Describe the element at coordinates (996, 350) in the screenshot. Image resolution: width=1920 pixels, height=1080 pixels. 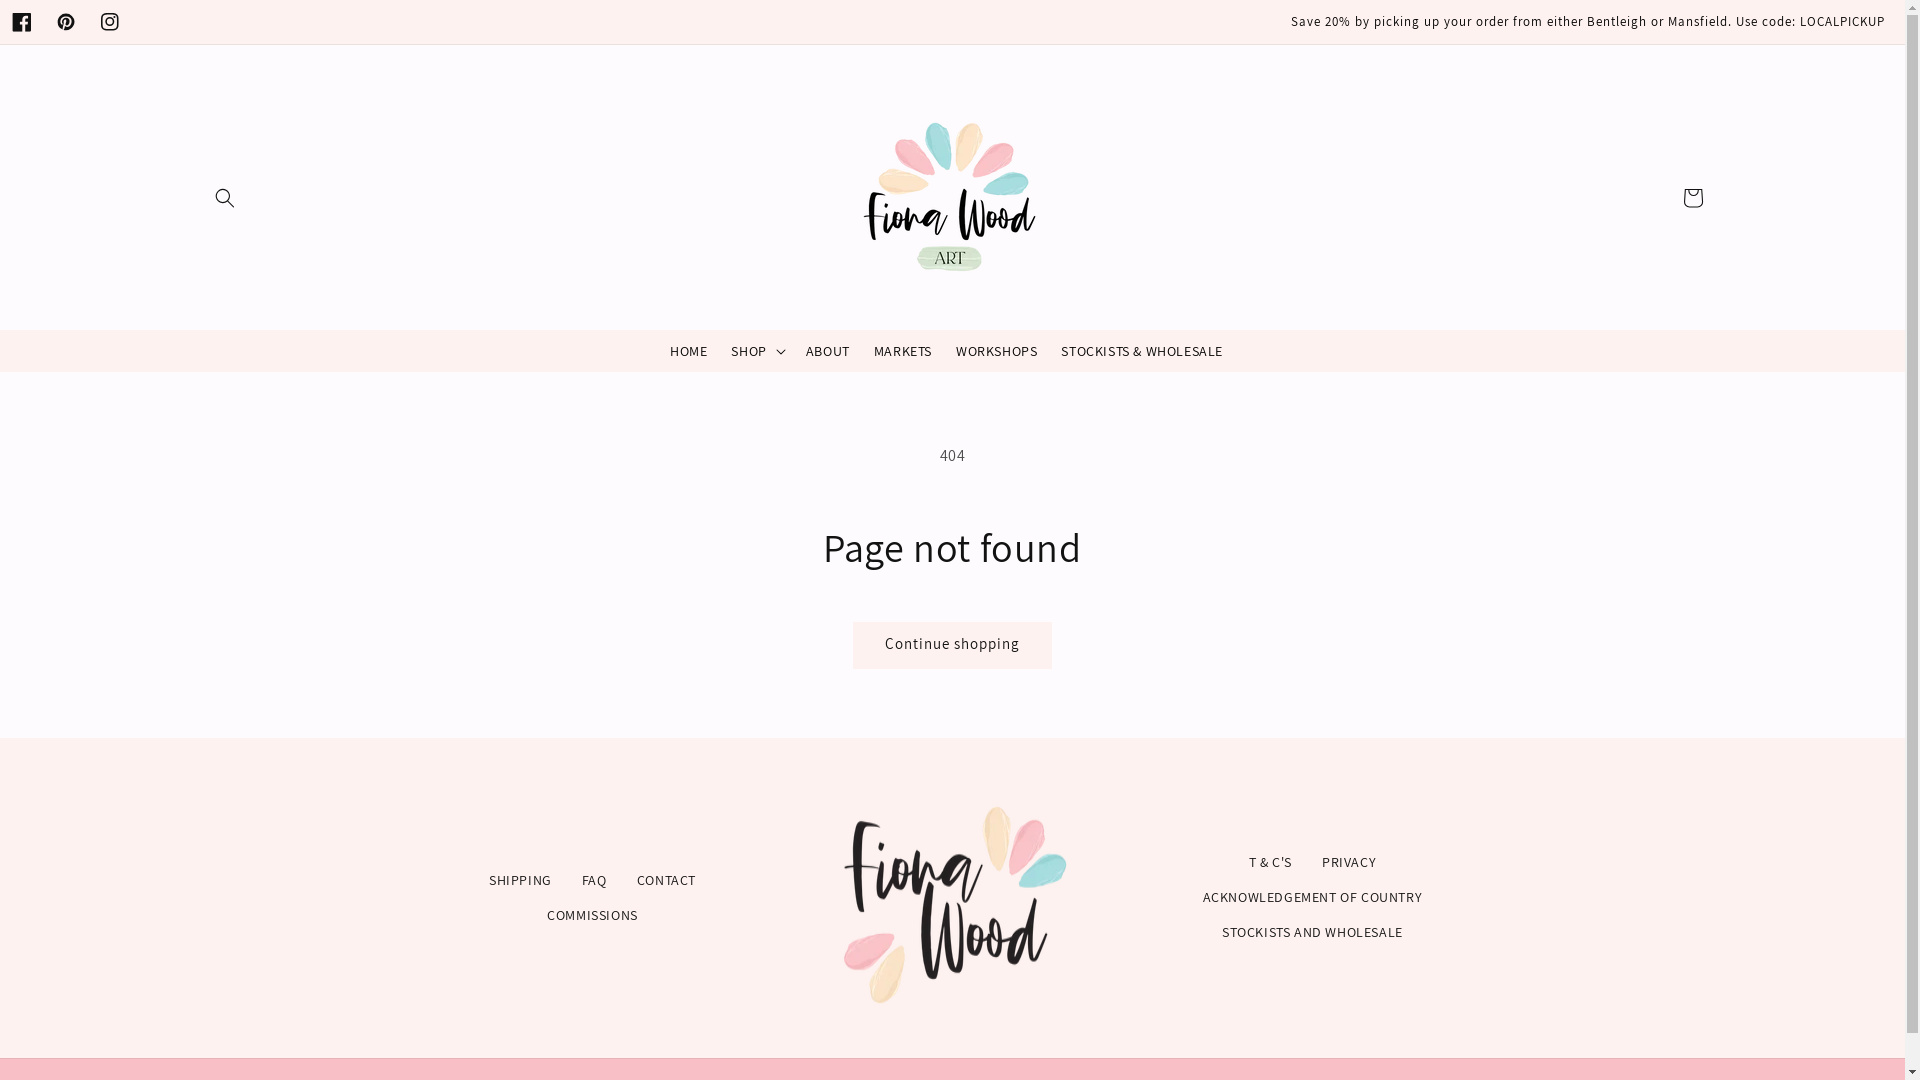
I see `'WORKSHOPS'` at that location.